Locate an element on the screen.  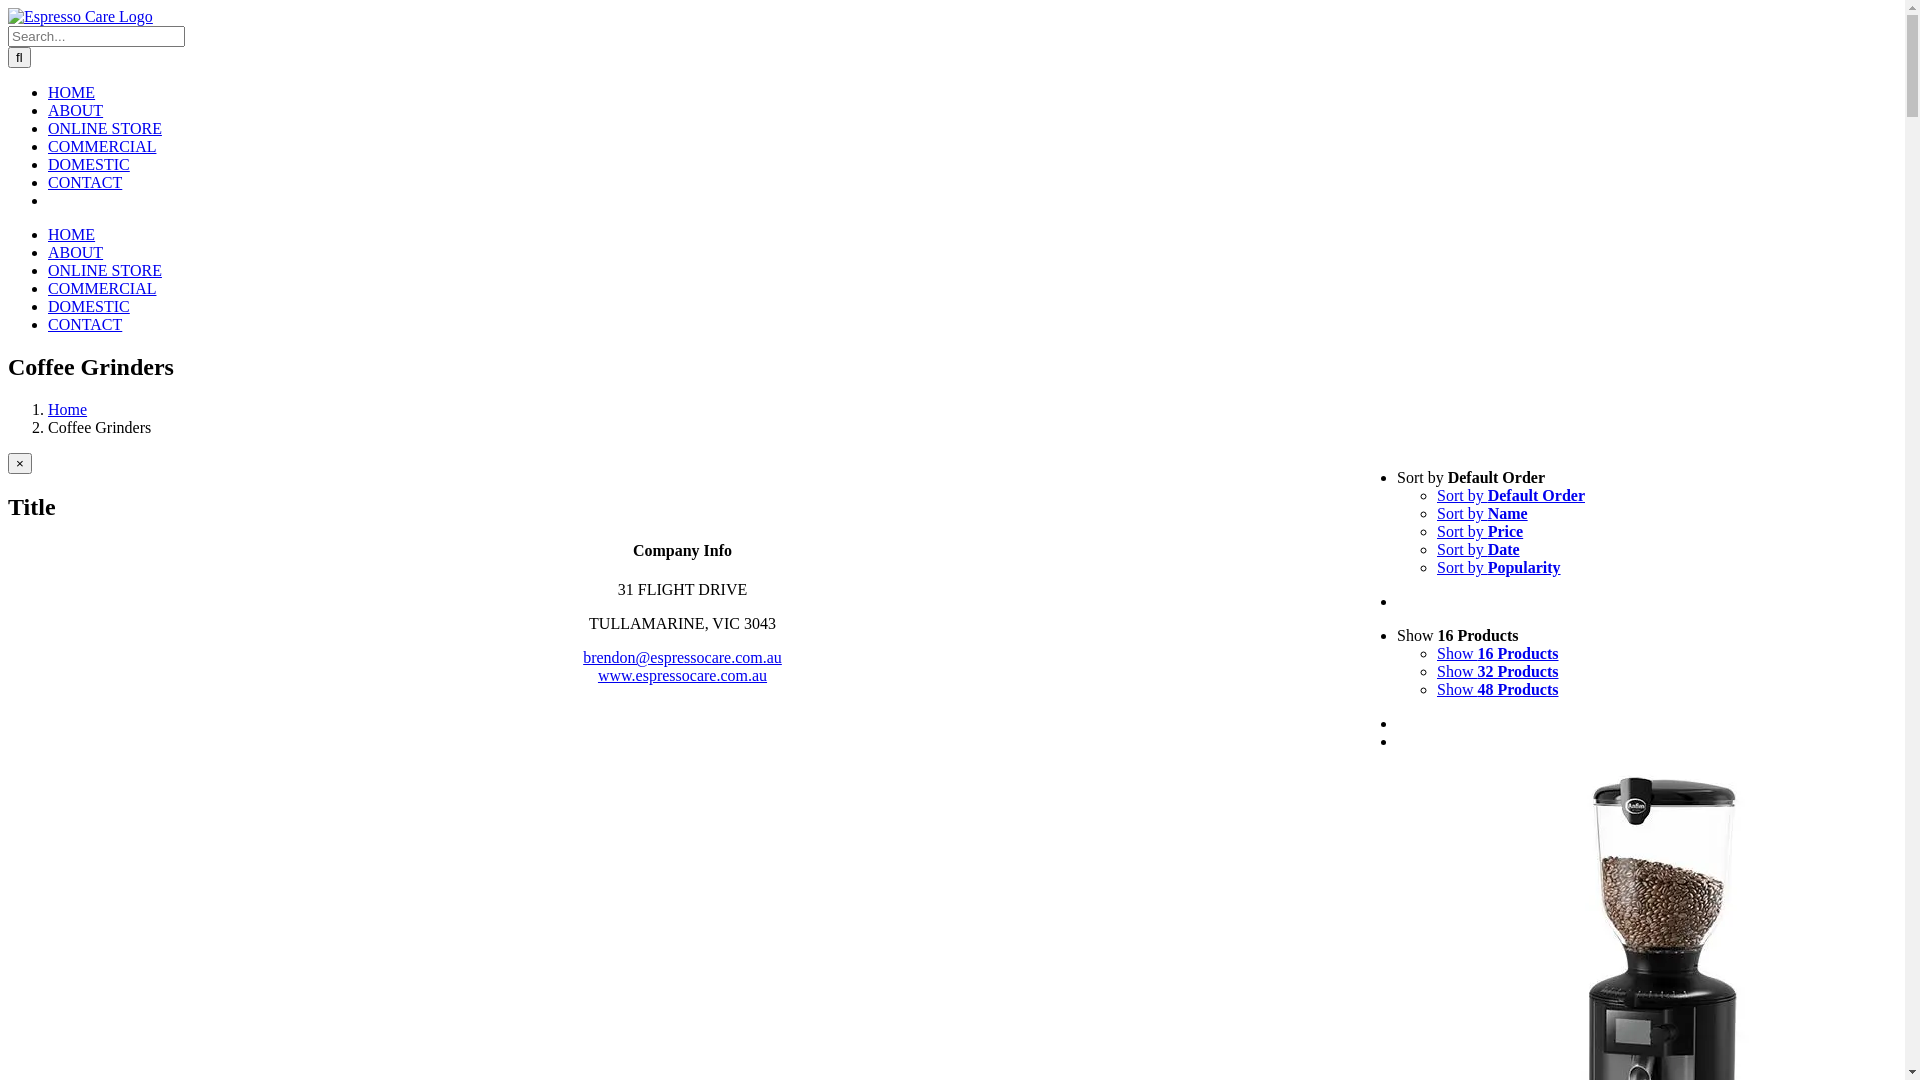
'COMMERCIAL' is located at coordinates (100, 288).